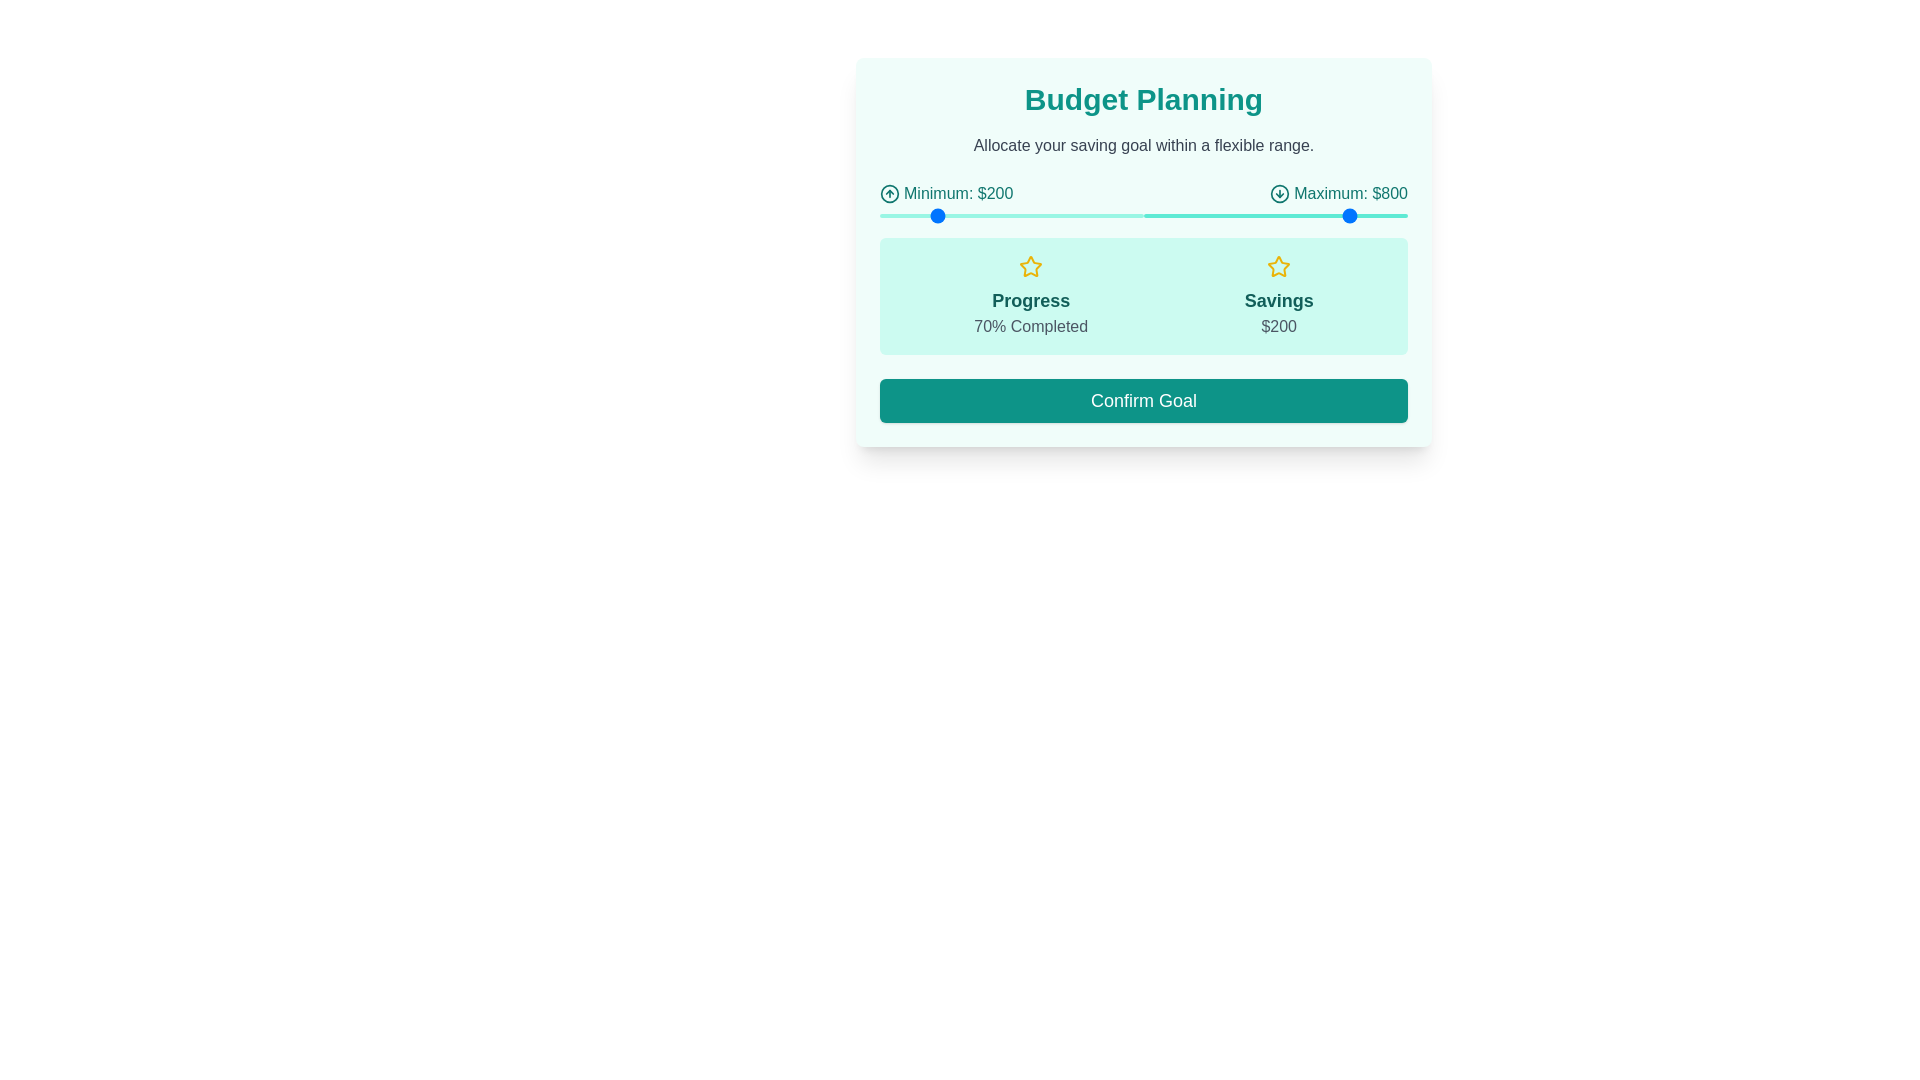 The height and width of the screenshot is (1080, 1920). Describe the element at coordinates (927, 216) in the screenshot. I see `the slider value` at that location.